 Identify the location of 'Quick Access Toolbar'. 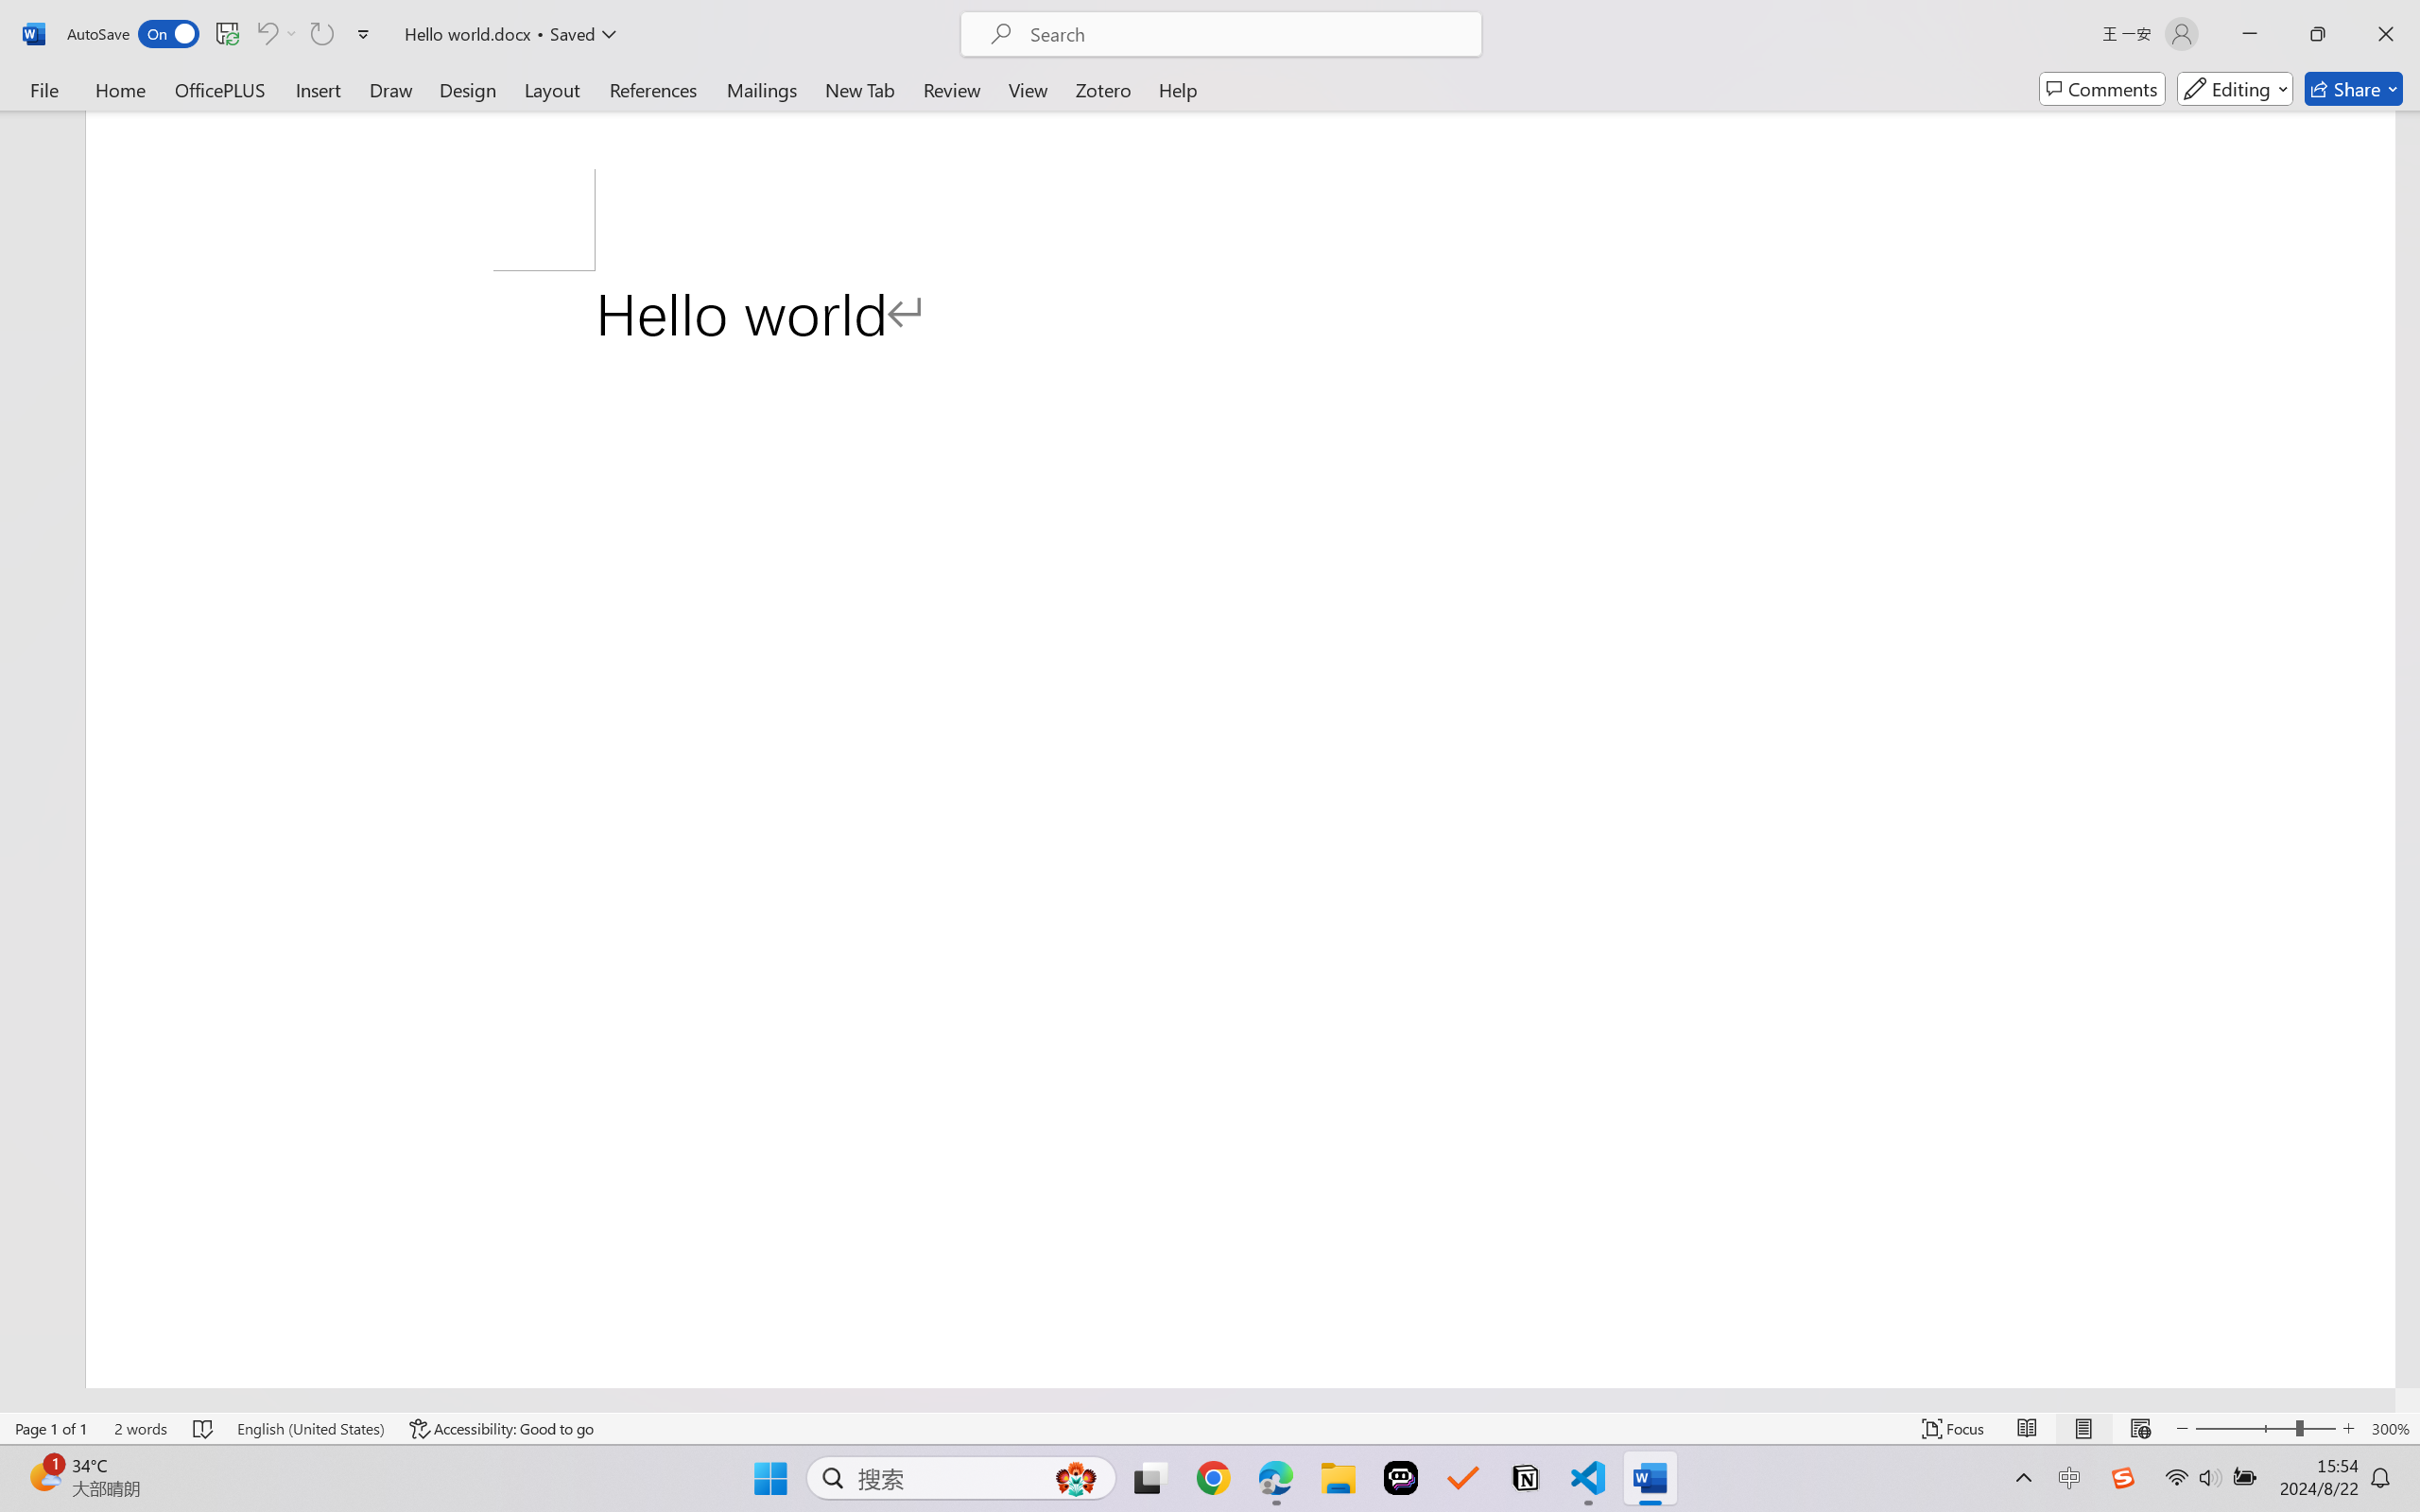
(222, 33).